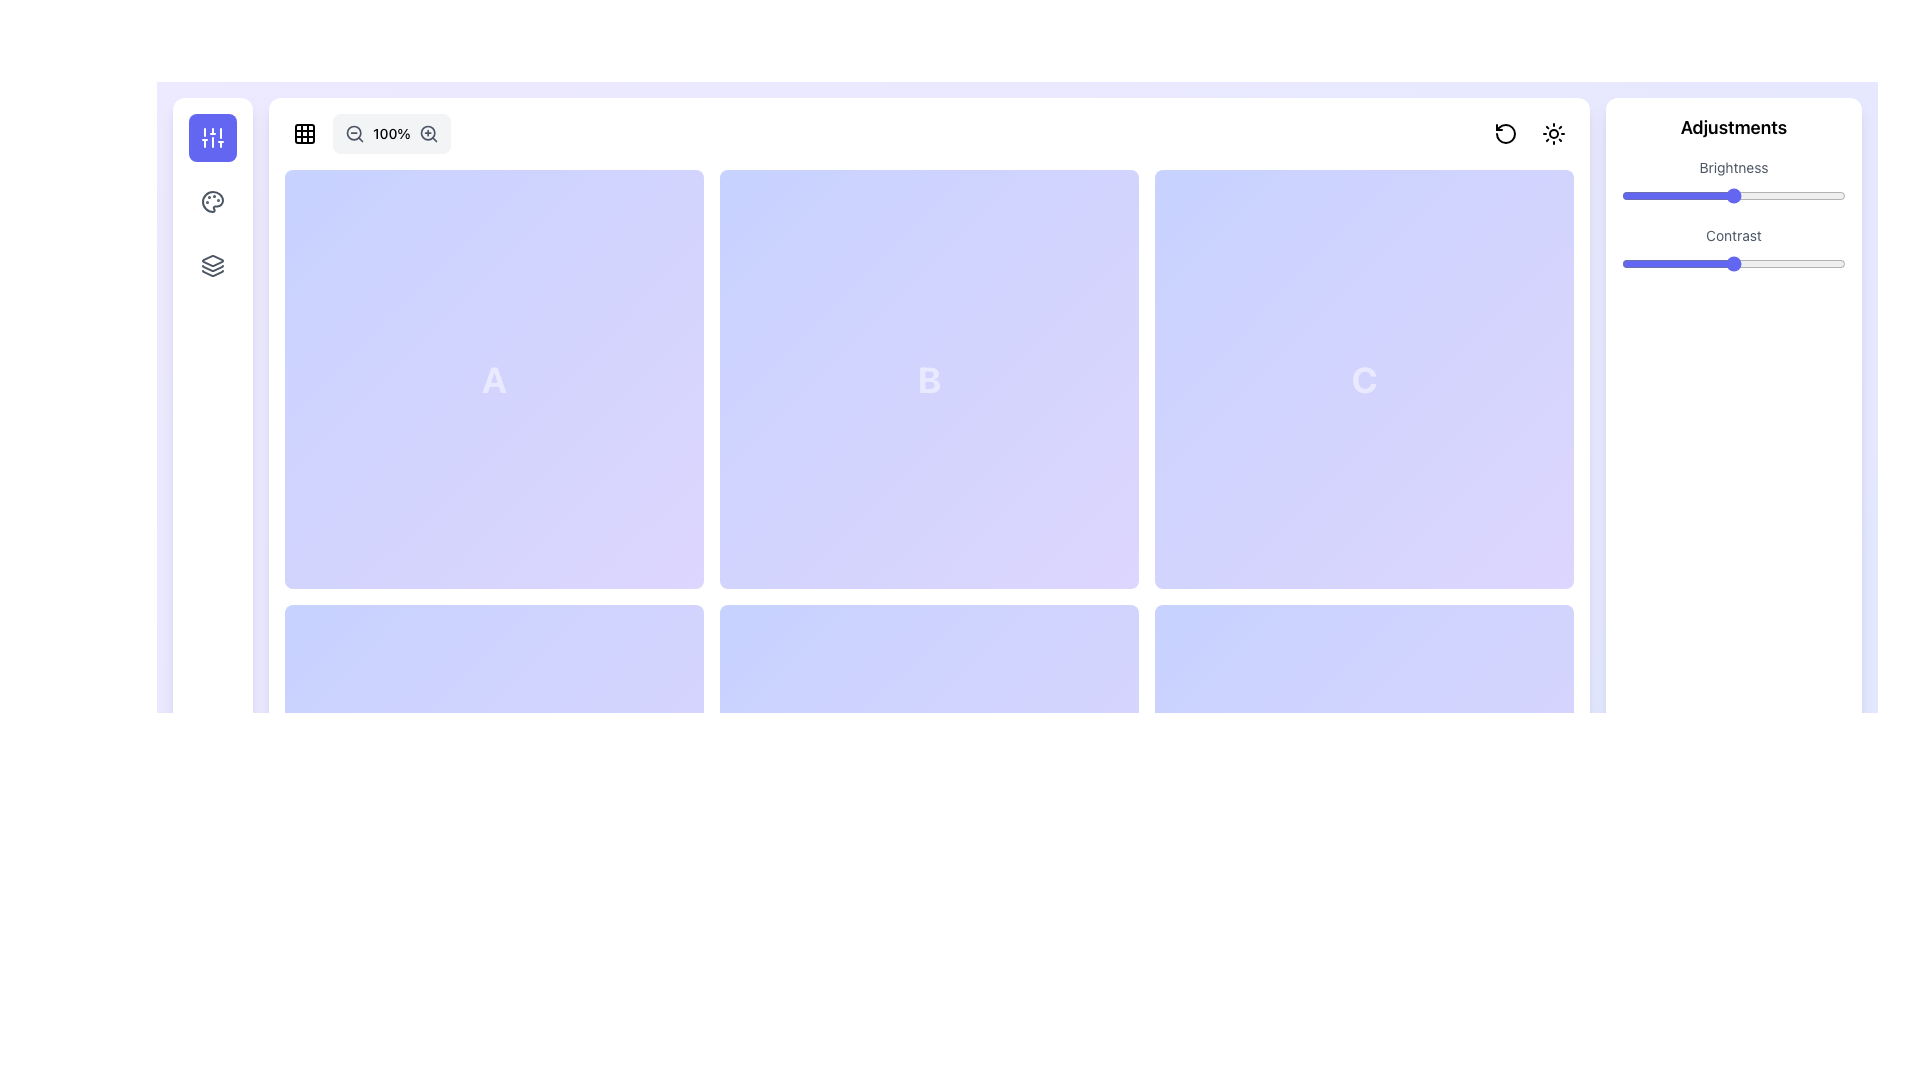 The height and width of the screenshot is (1080, 1920). Describe the element at coordinates (1363, 379) in the screenshot. I see `the tile-style button that visually represents the letter 'C' located in the top-right position of a 3x2 grid layout` at that location.